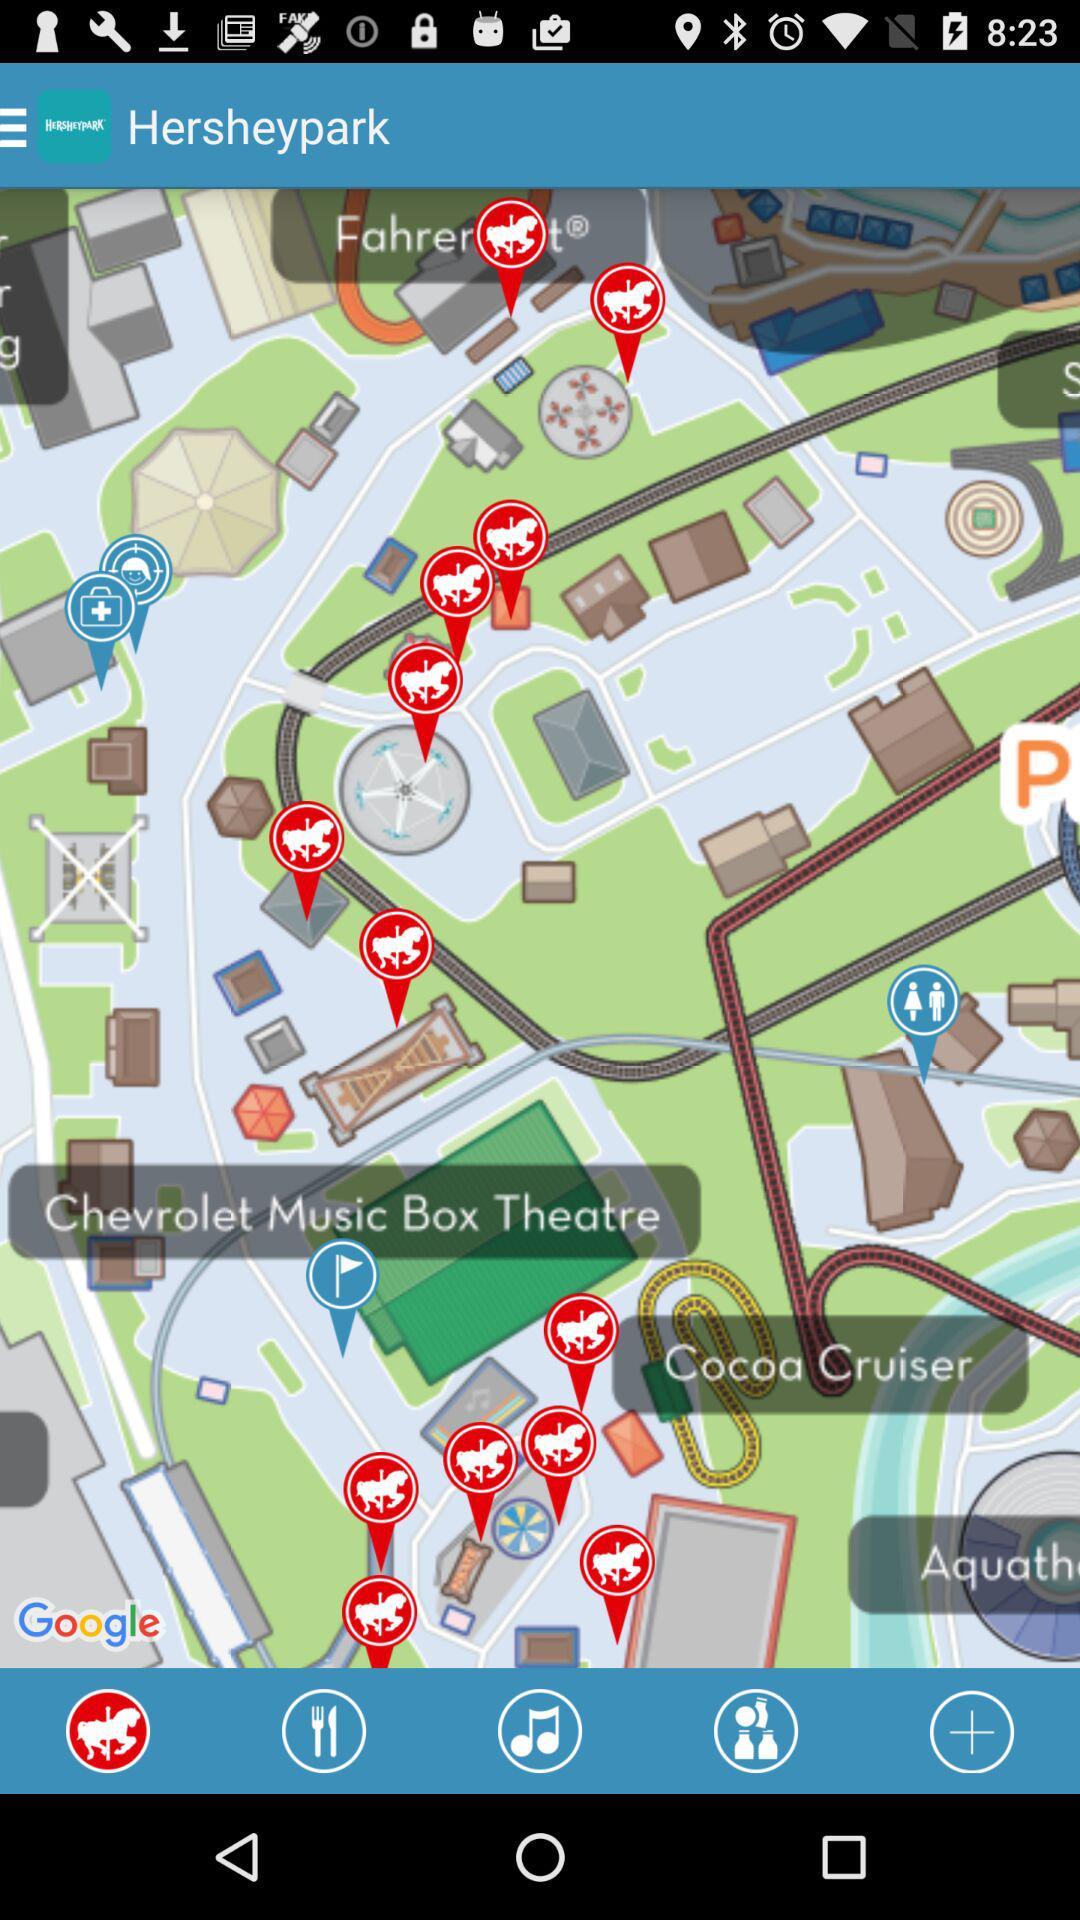  What do you see at coordinates (540, 1730) in the screenshot?
I see `icon at the bottom` at bounding box center [540, 1730].